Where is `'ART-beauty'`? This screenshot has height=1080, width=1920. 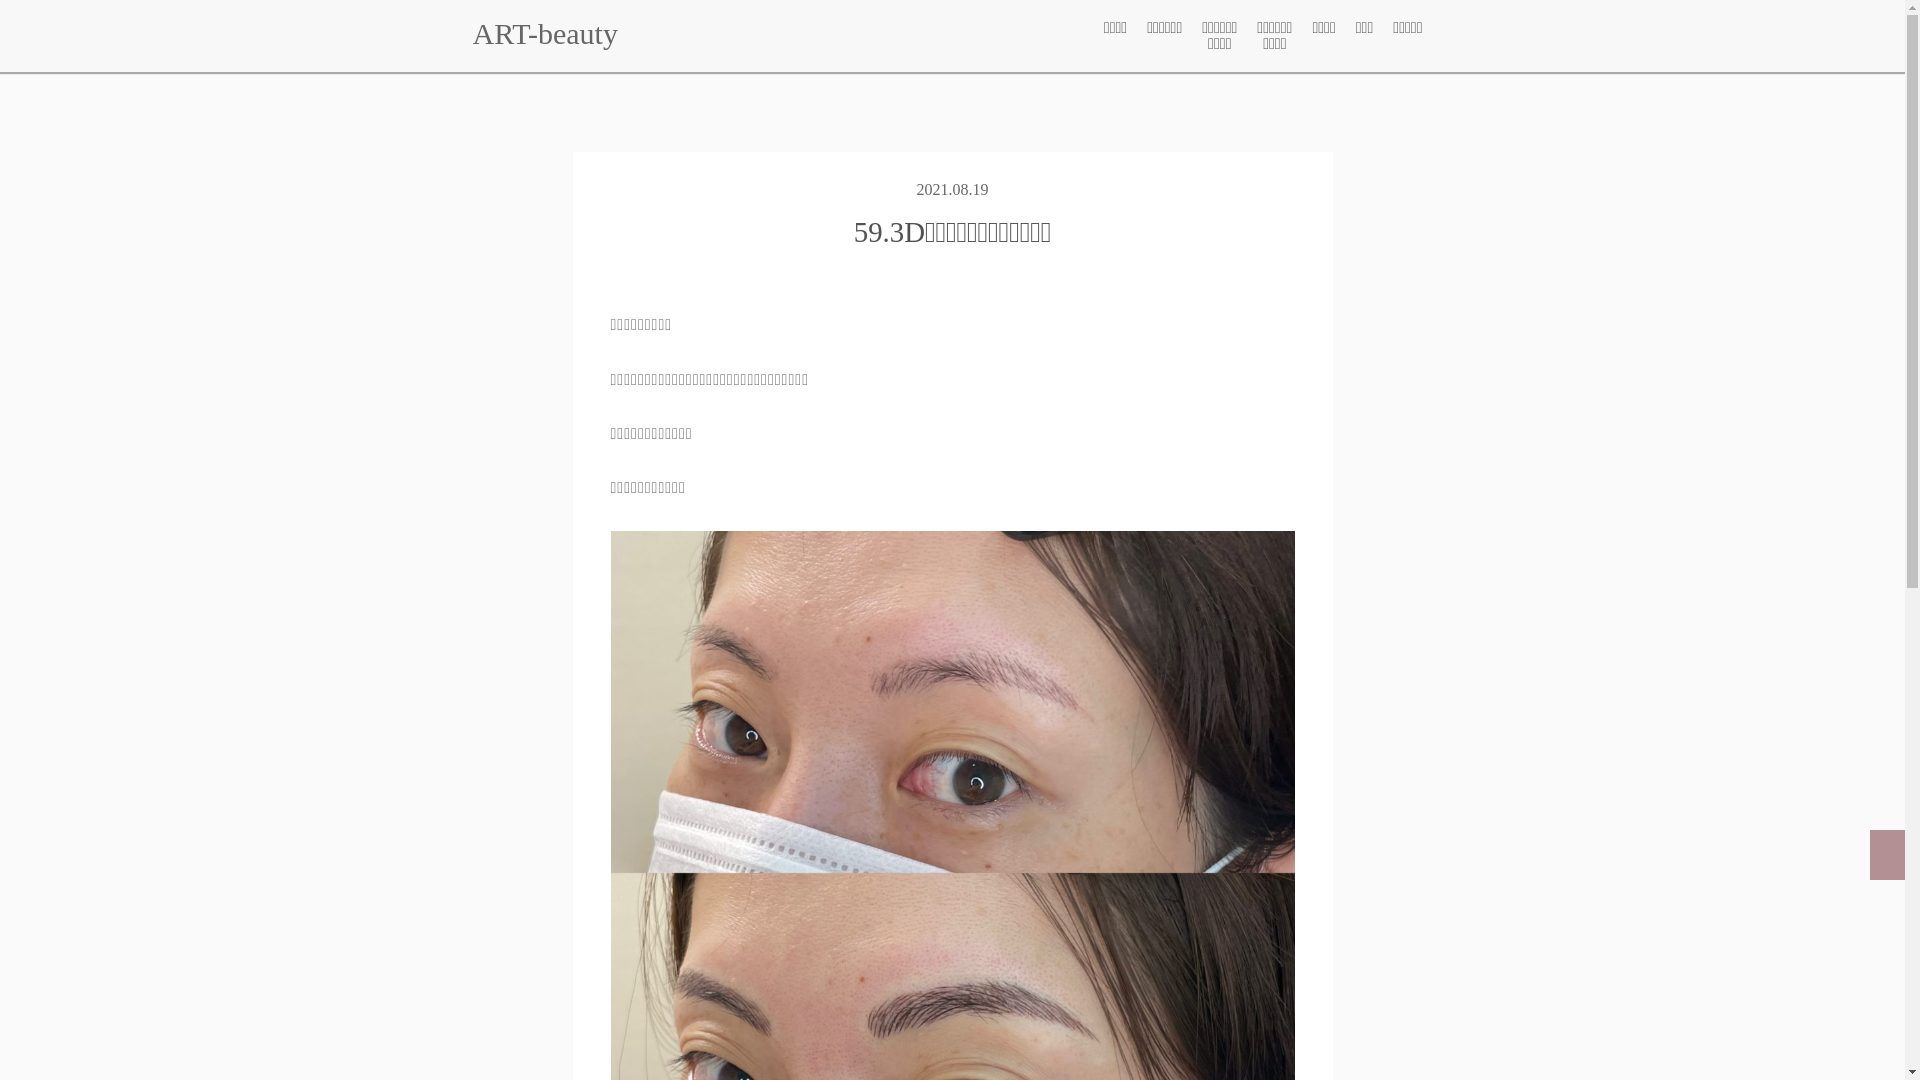 'ART-beauty' is located at coordinates (544, 33).